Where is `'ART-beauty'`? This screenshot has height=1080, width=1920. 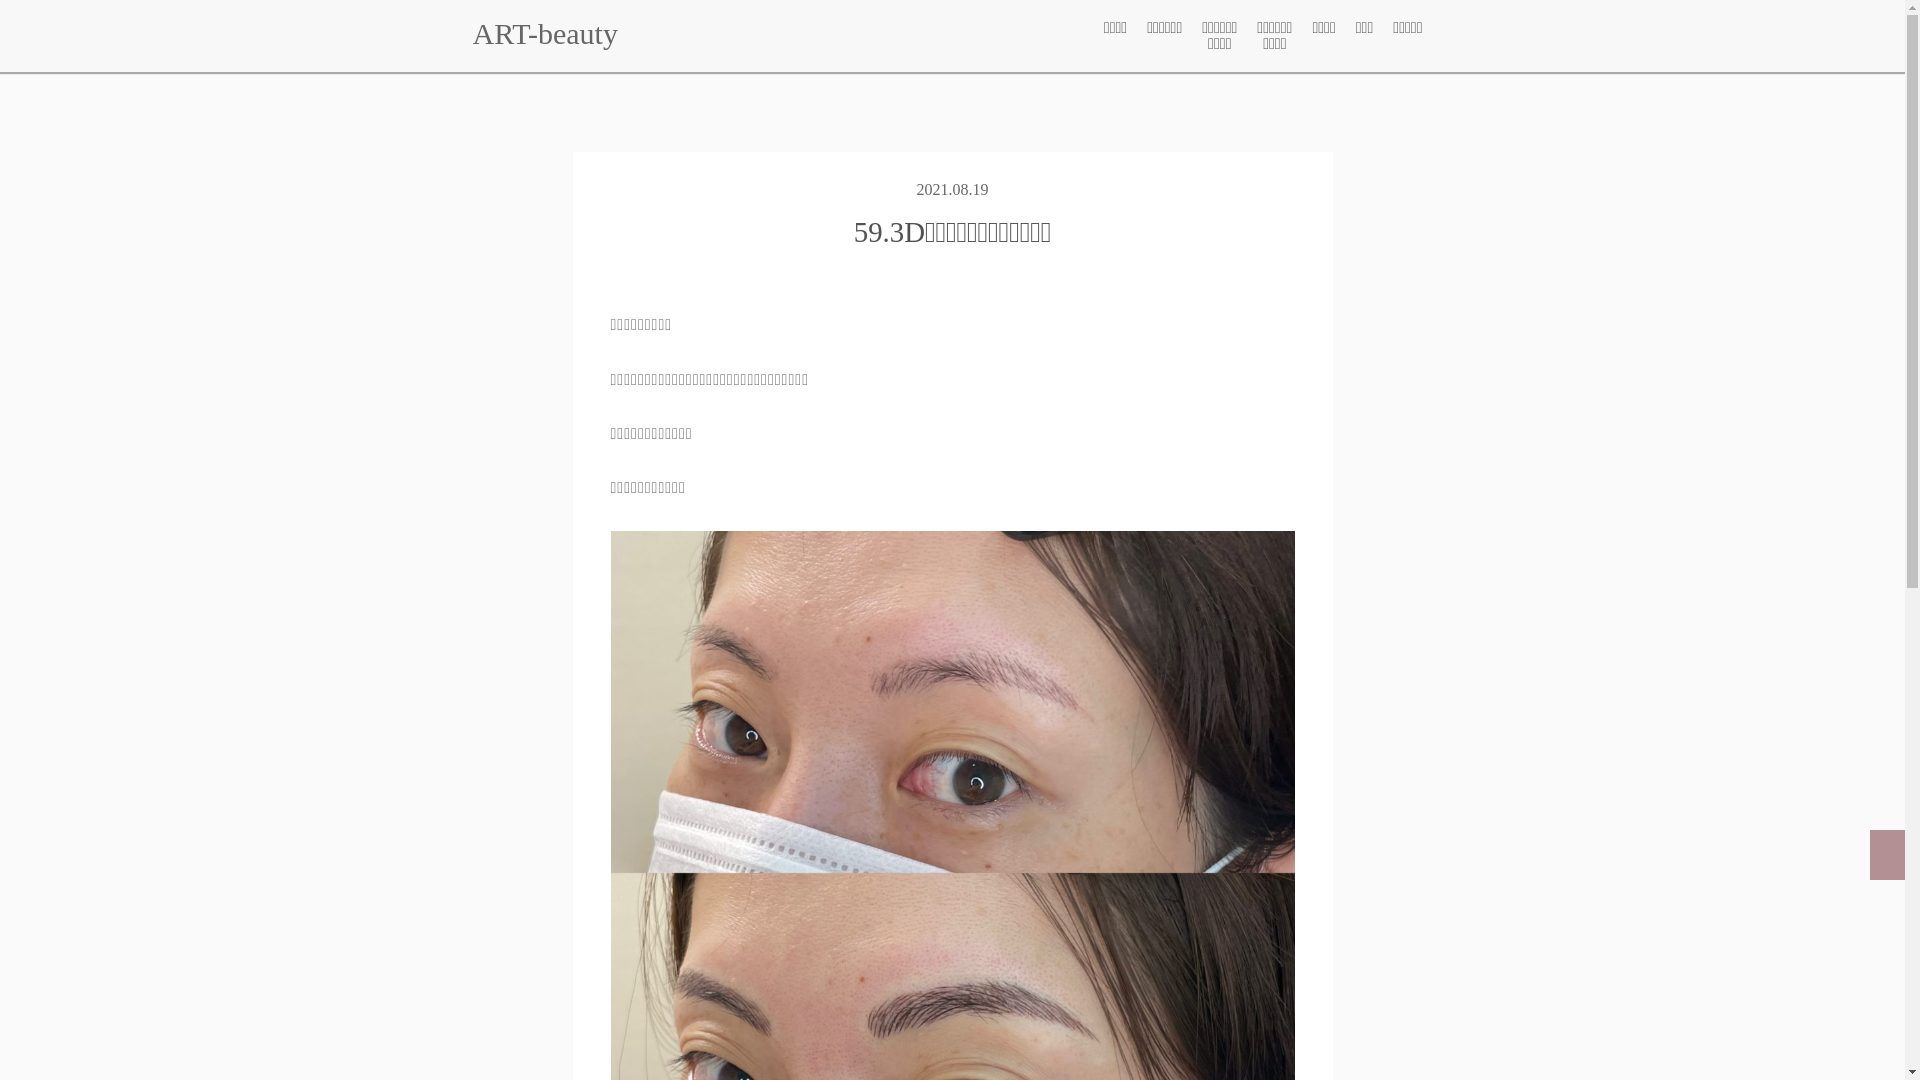 'ART-beauty' is located at coordinates (544, 33).